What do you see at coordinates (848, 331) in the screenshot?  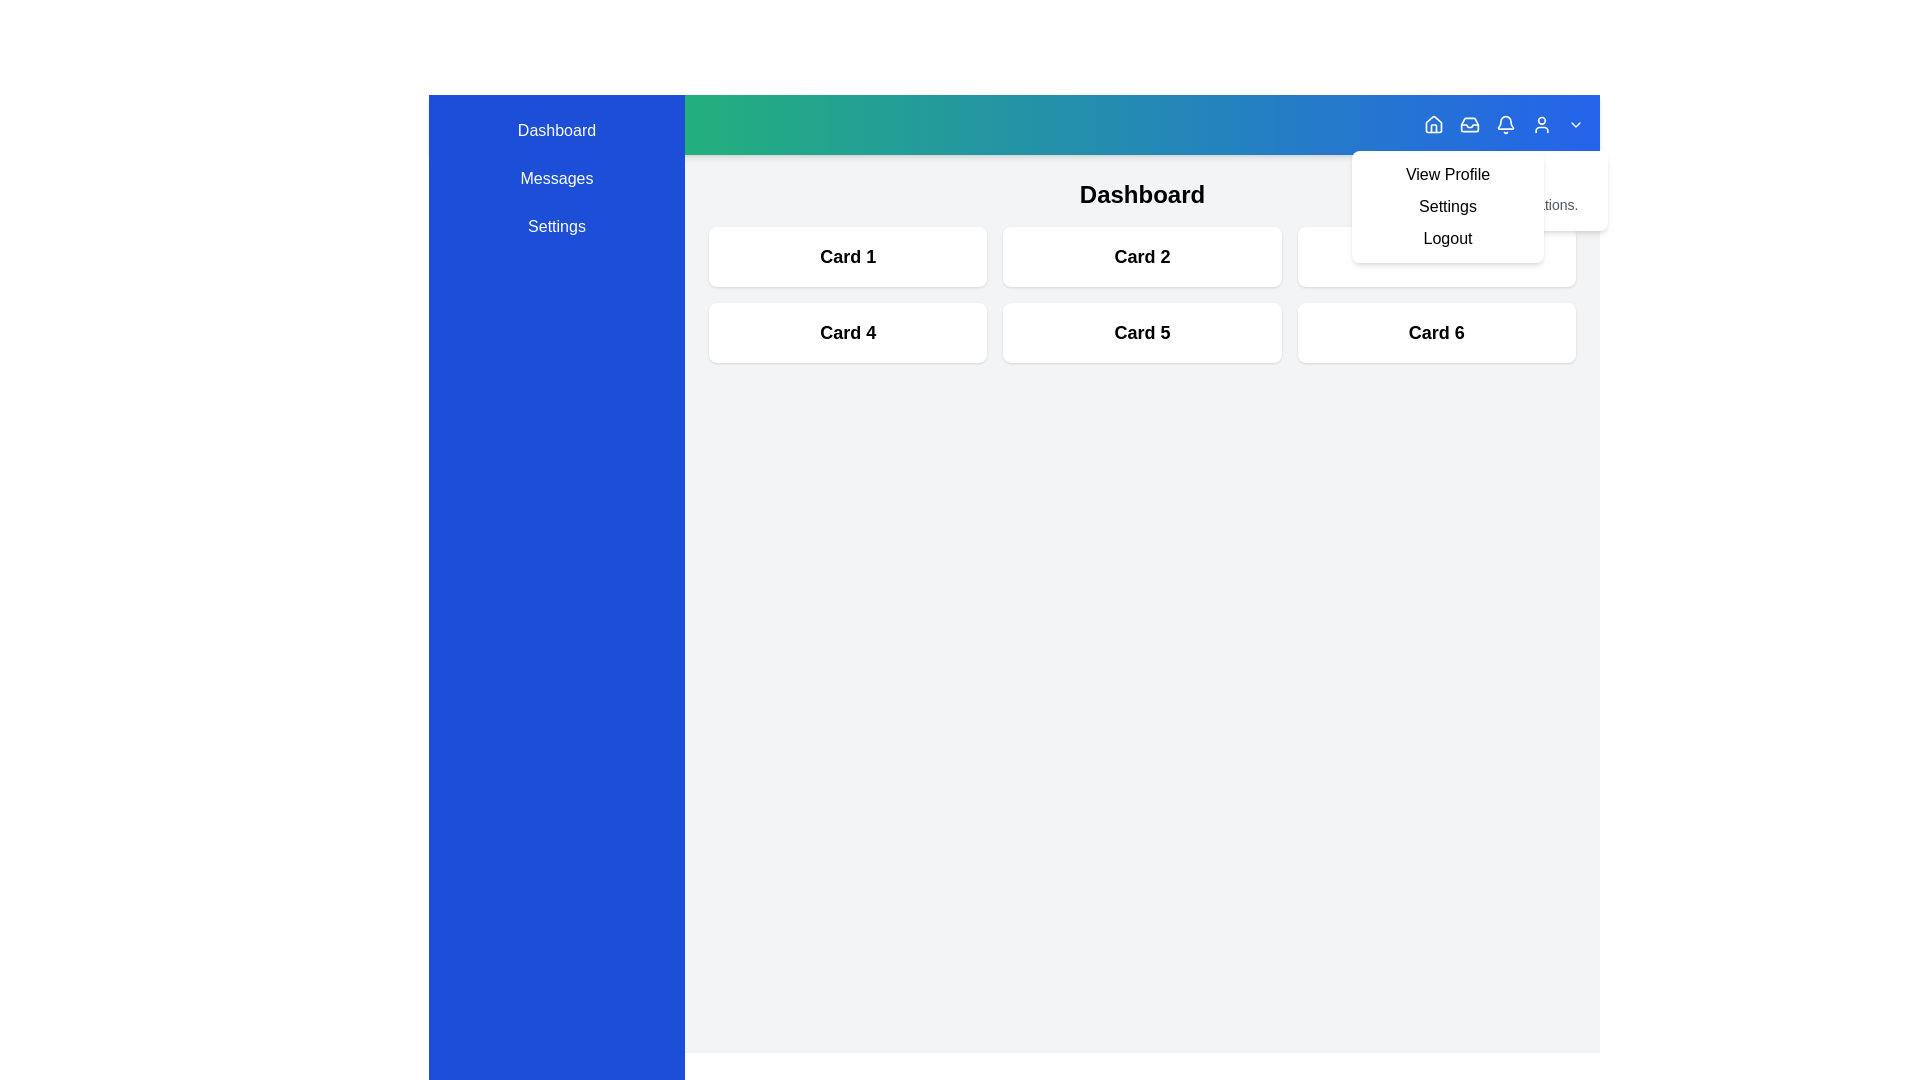 I see `the card located in the second row and first column of the grid layout` at bounding box center [848, 331].